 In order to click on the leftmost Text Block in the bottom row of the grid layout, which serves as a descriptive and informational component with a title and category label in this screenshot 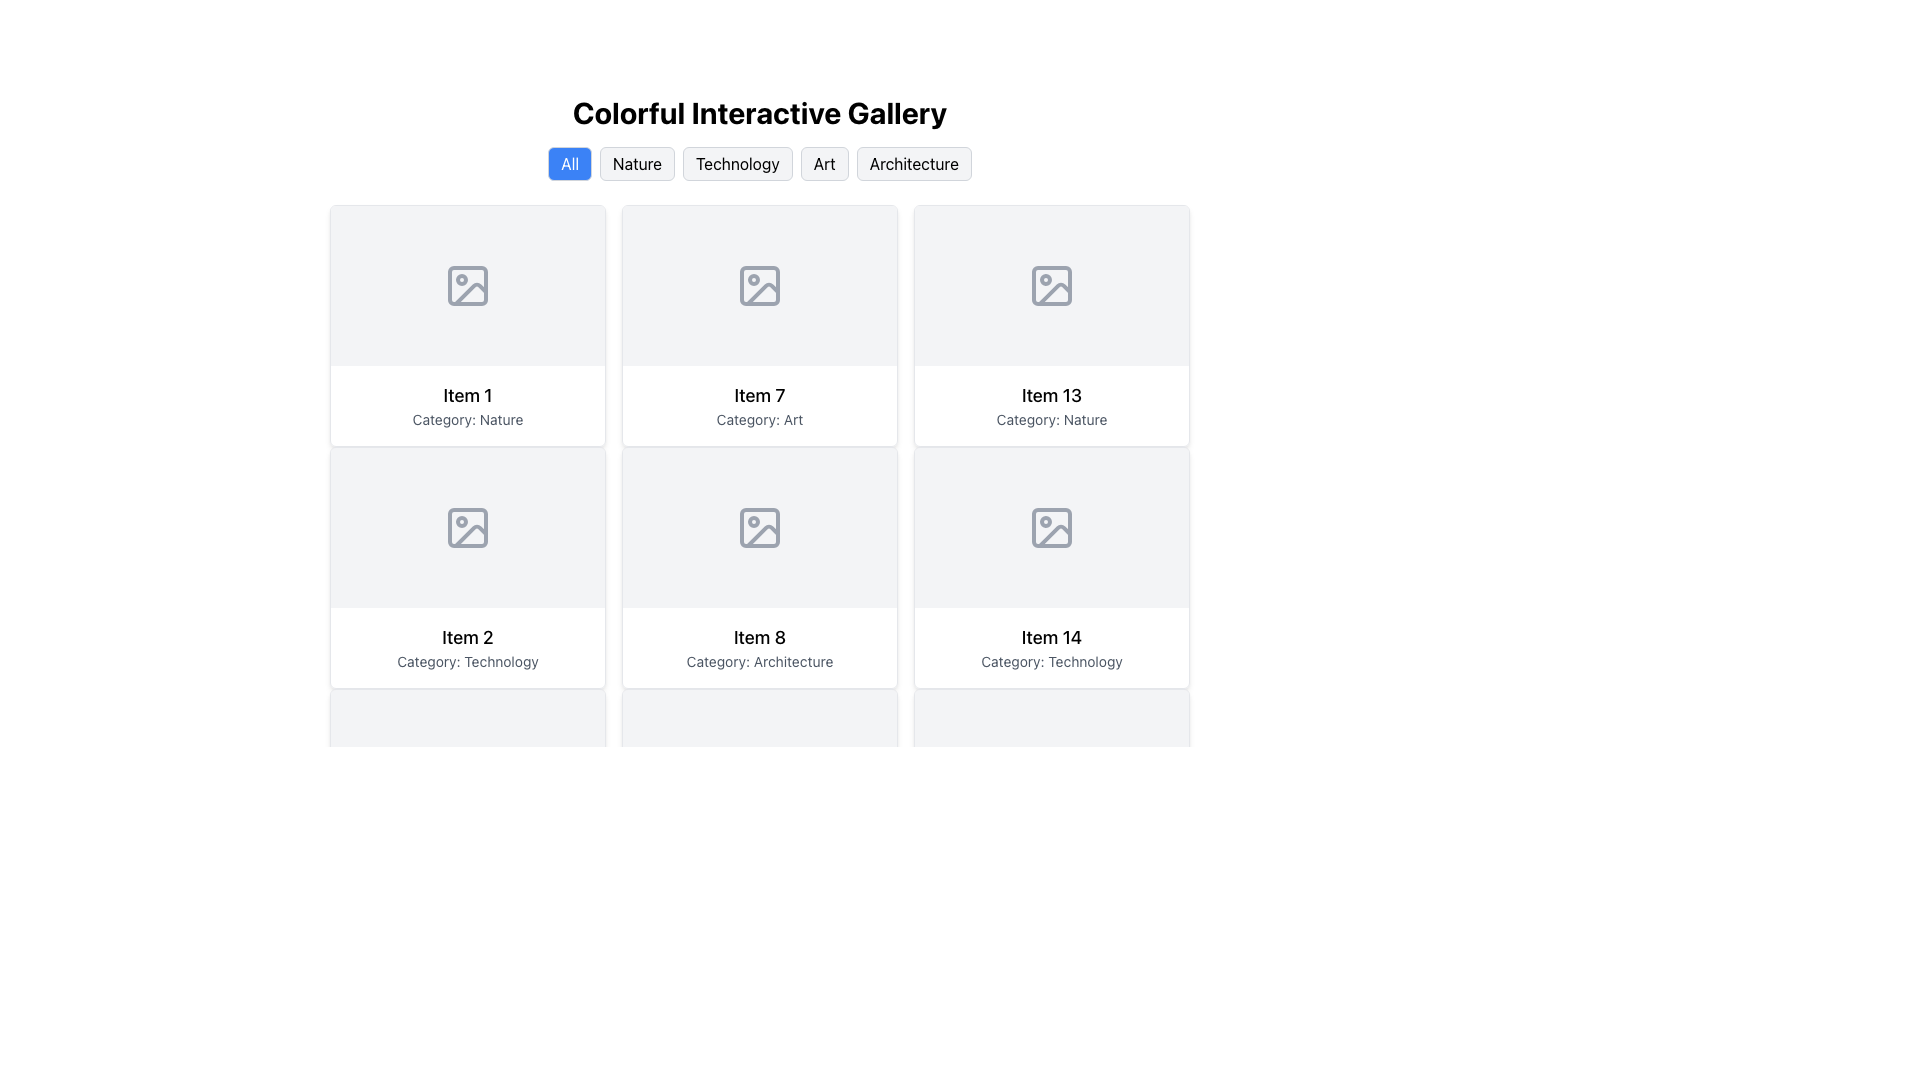, I will do `click(758, 648)`.